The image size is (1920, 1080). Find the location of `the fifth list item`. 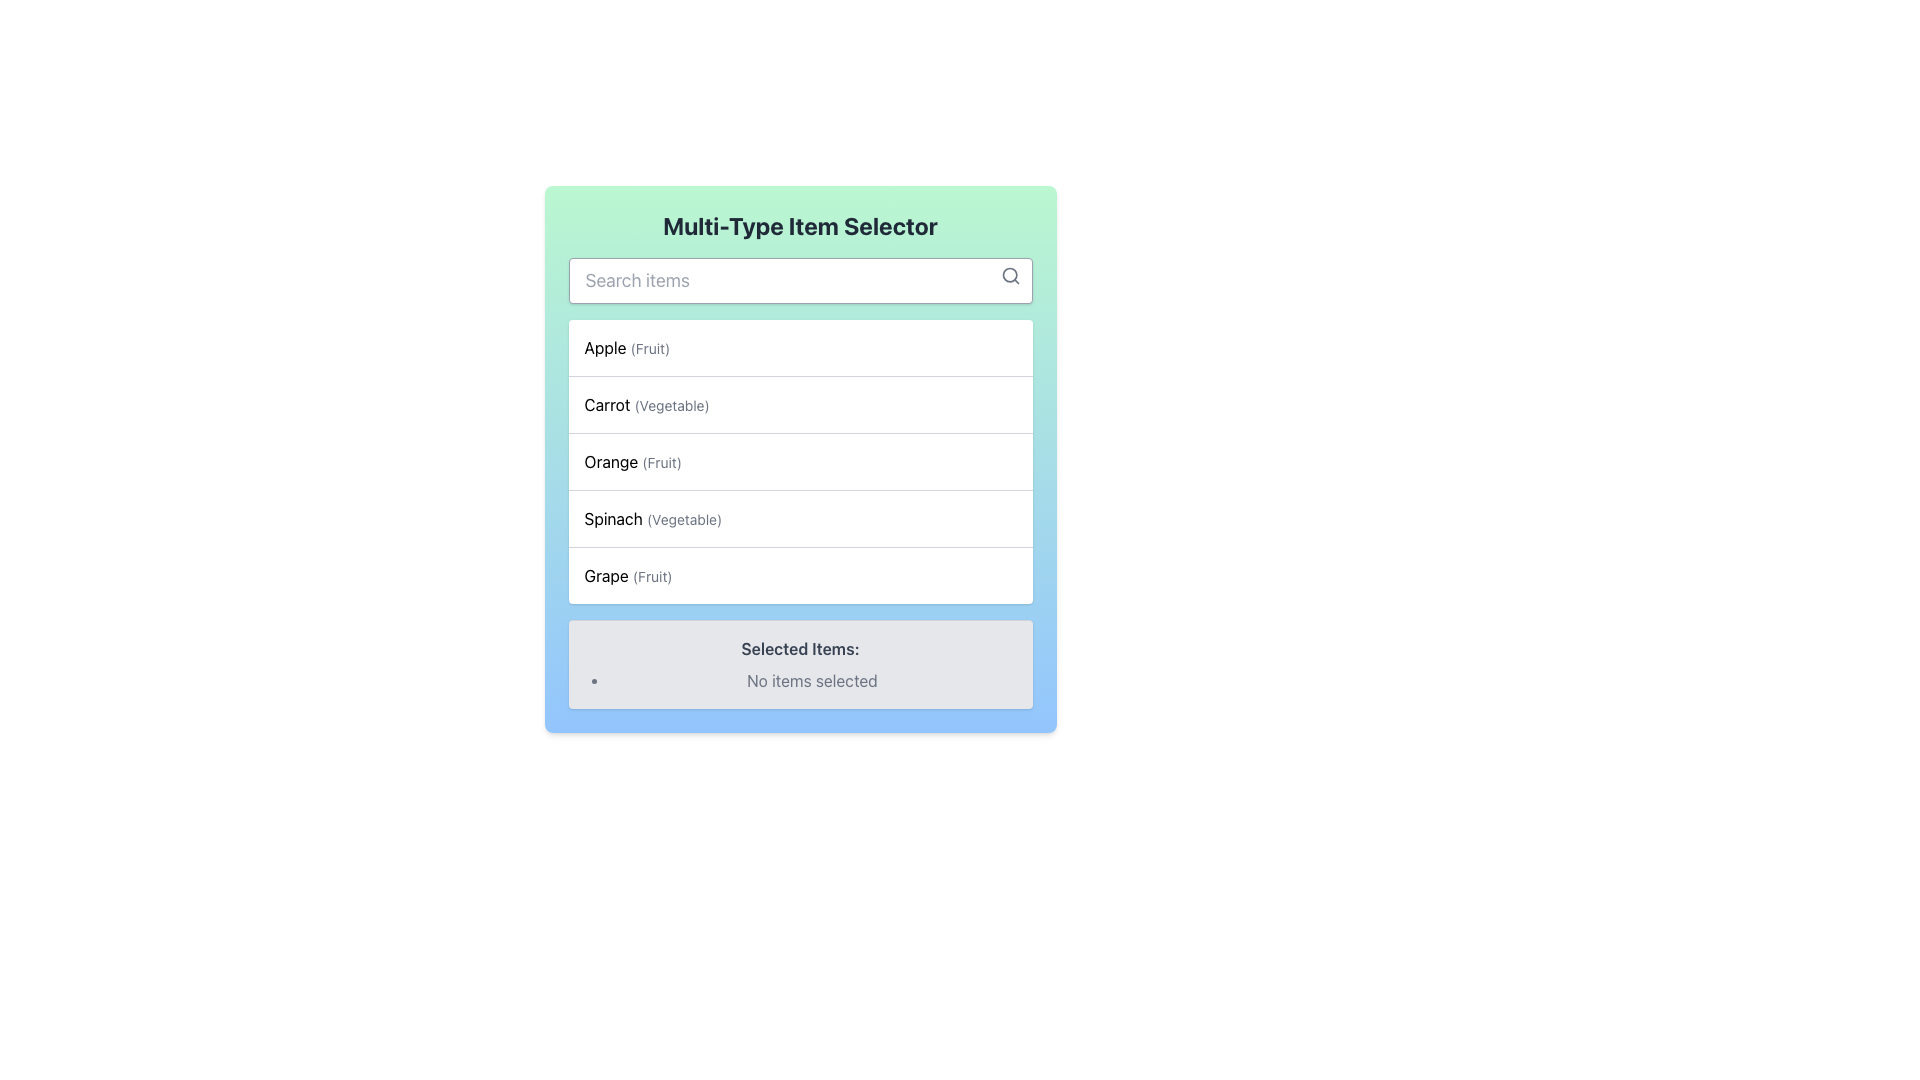

the fifth list item is located at coordinates (627, 575).